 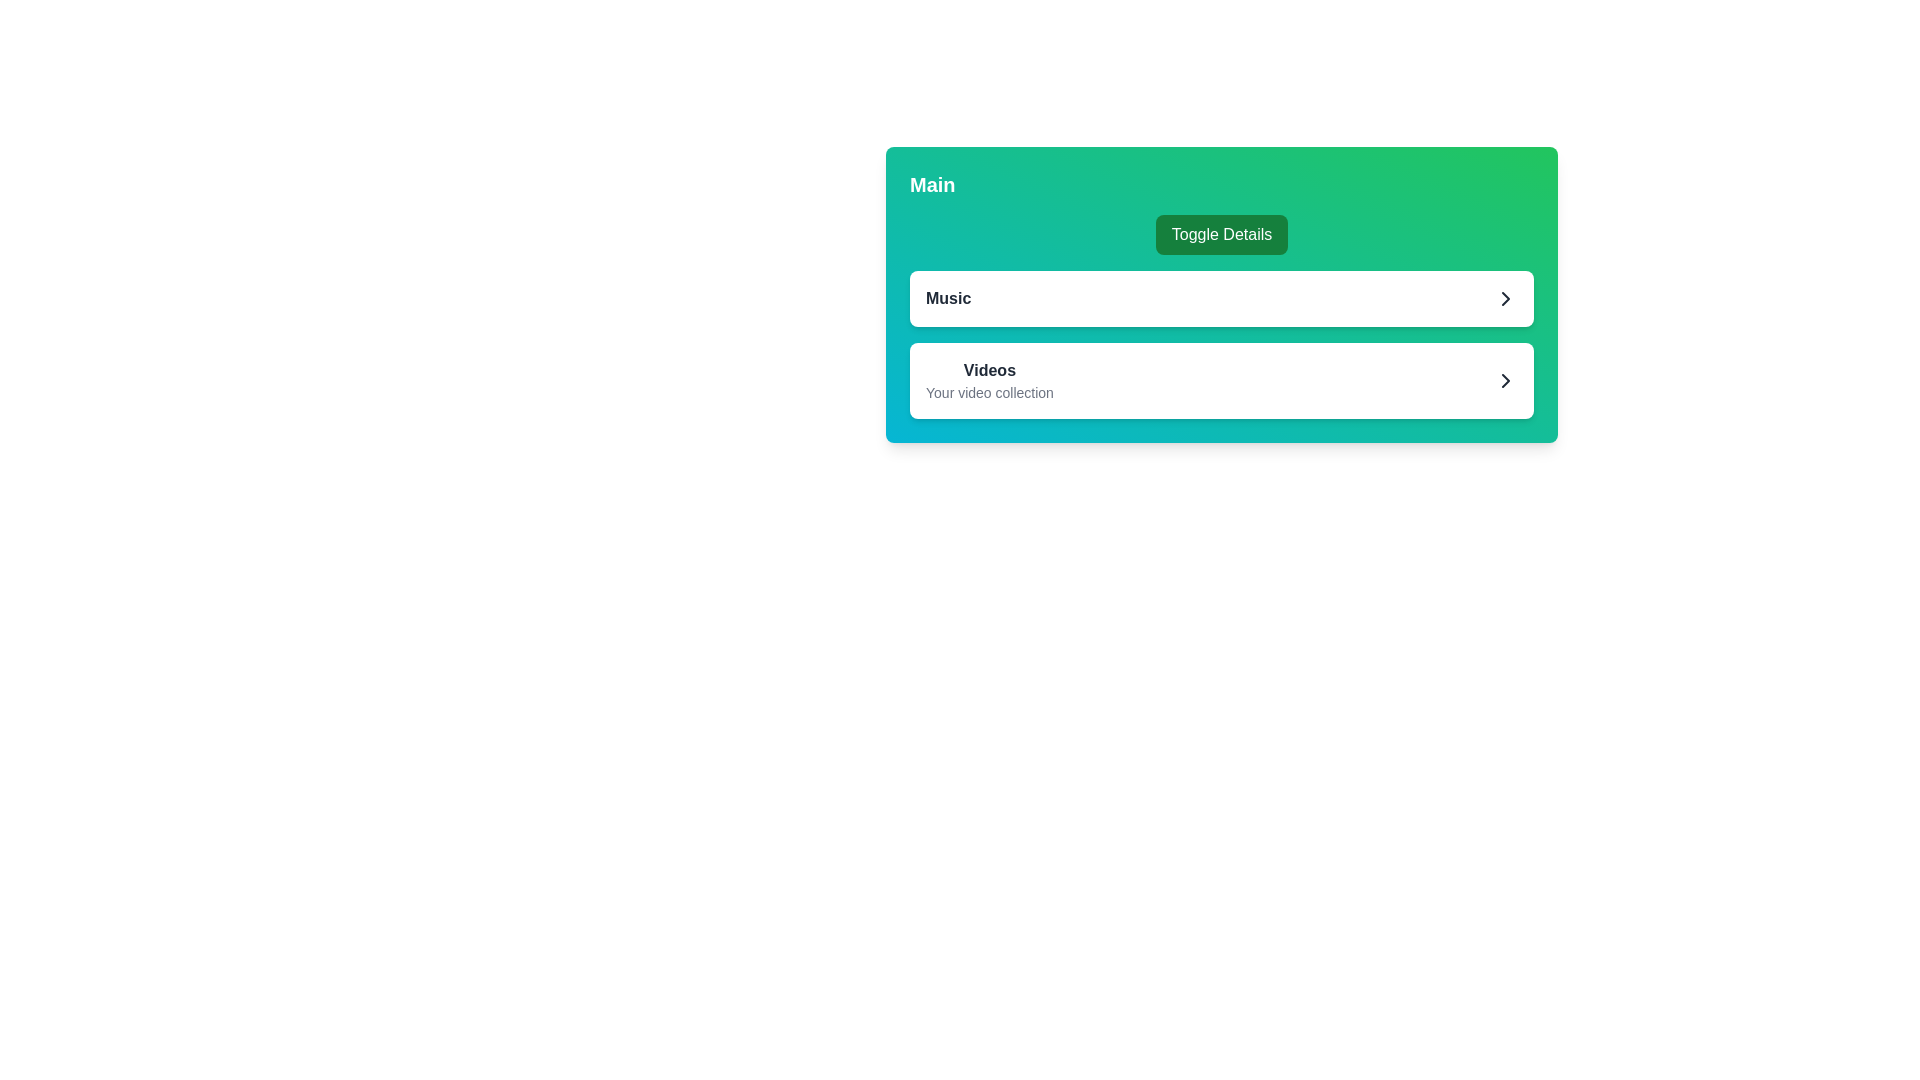 I want to click on the text element displaying 'Main' in bold, located at the top-left corner of the card component, above the 'Toggle Details' button for accessibility, so click(x=931, y=185).